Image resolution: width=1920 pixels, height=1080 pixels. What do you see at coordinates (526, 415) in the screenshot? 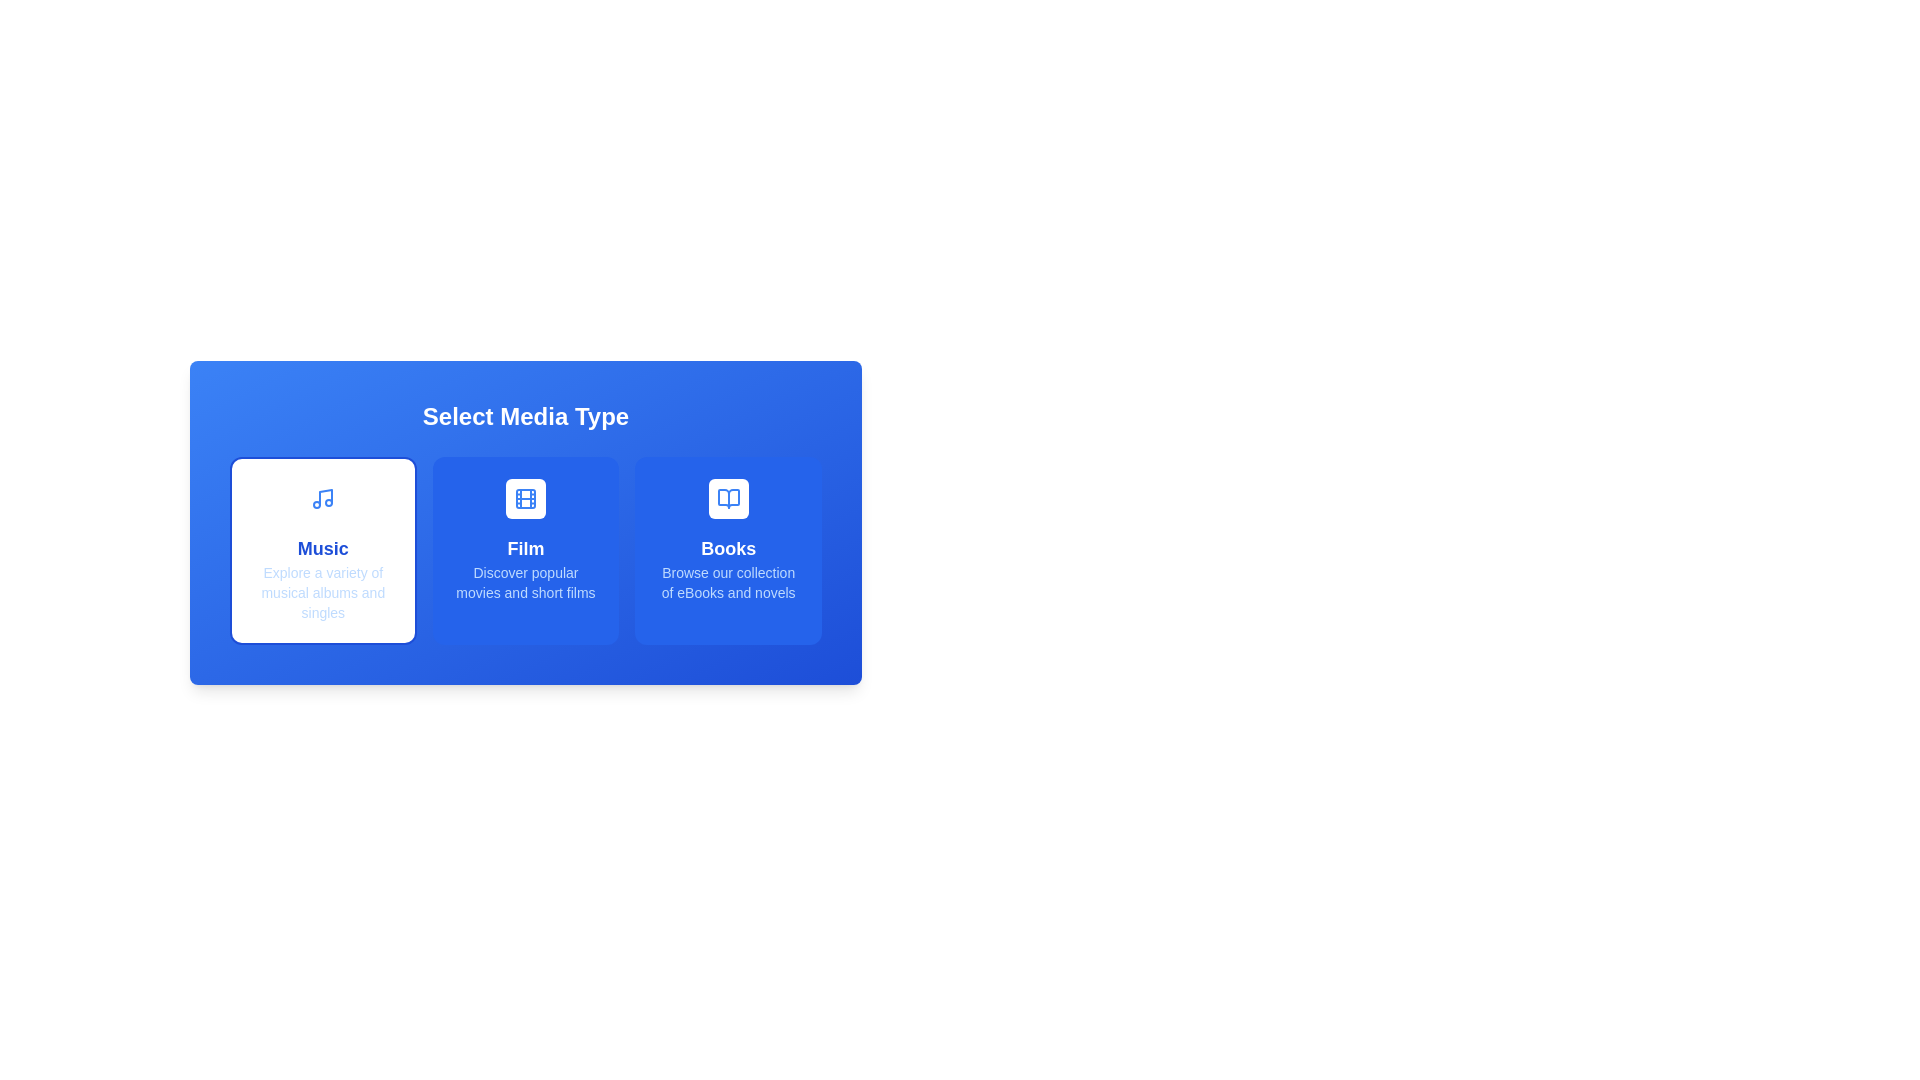
I see `the text element labeled 'Select Media Type' which is styled in bold and is located at the top of a card with a gradient blue background` at bounding box center [526, 415].